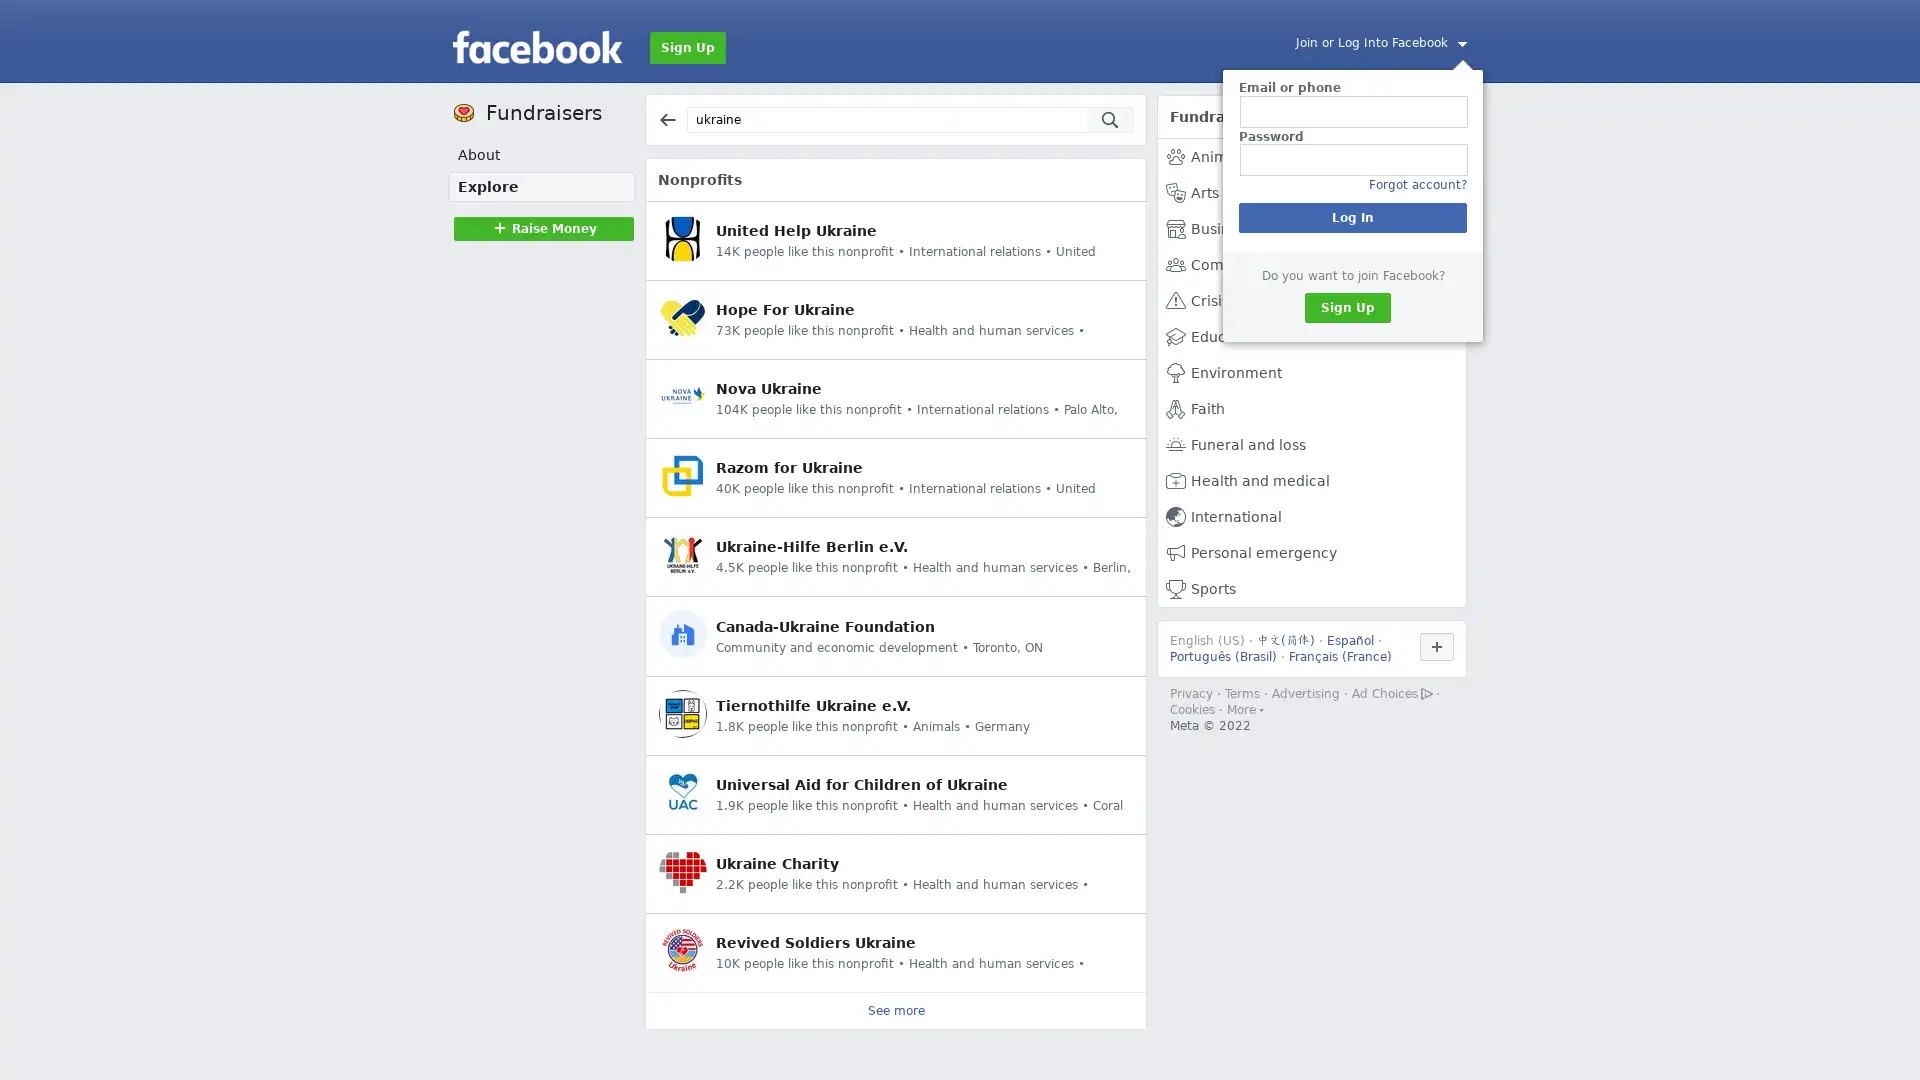  What do you see at coordinates (1340, 656) in the screenshot?
I see `Francais (France)` at bounding box center [1340, 656].